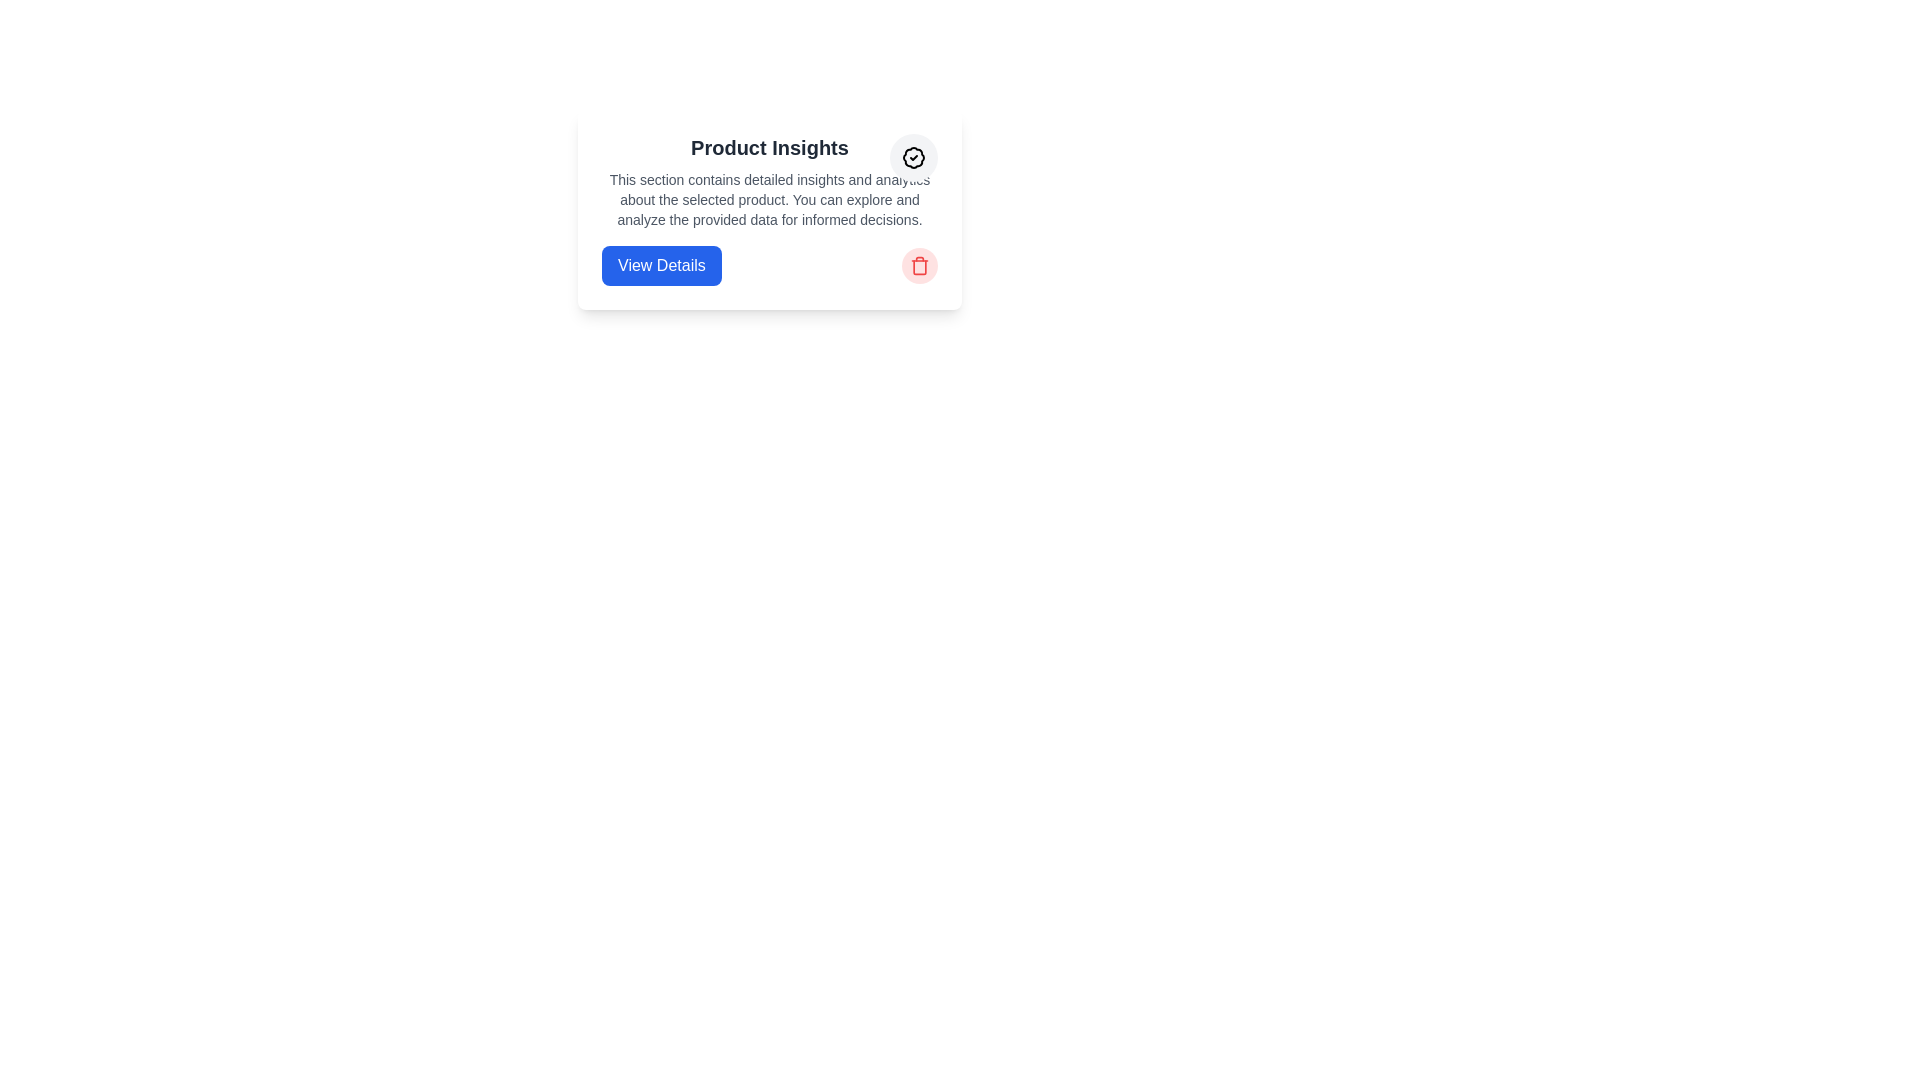  I want to click on the delete button with an icon located to the right of the 'Product Insights' section, adjacent to the 'View Details' blue button, so click(919, 265).